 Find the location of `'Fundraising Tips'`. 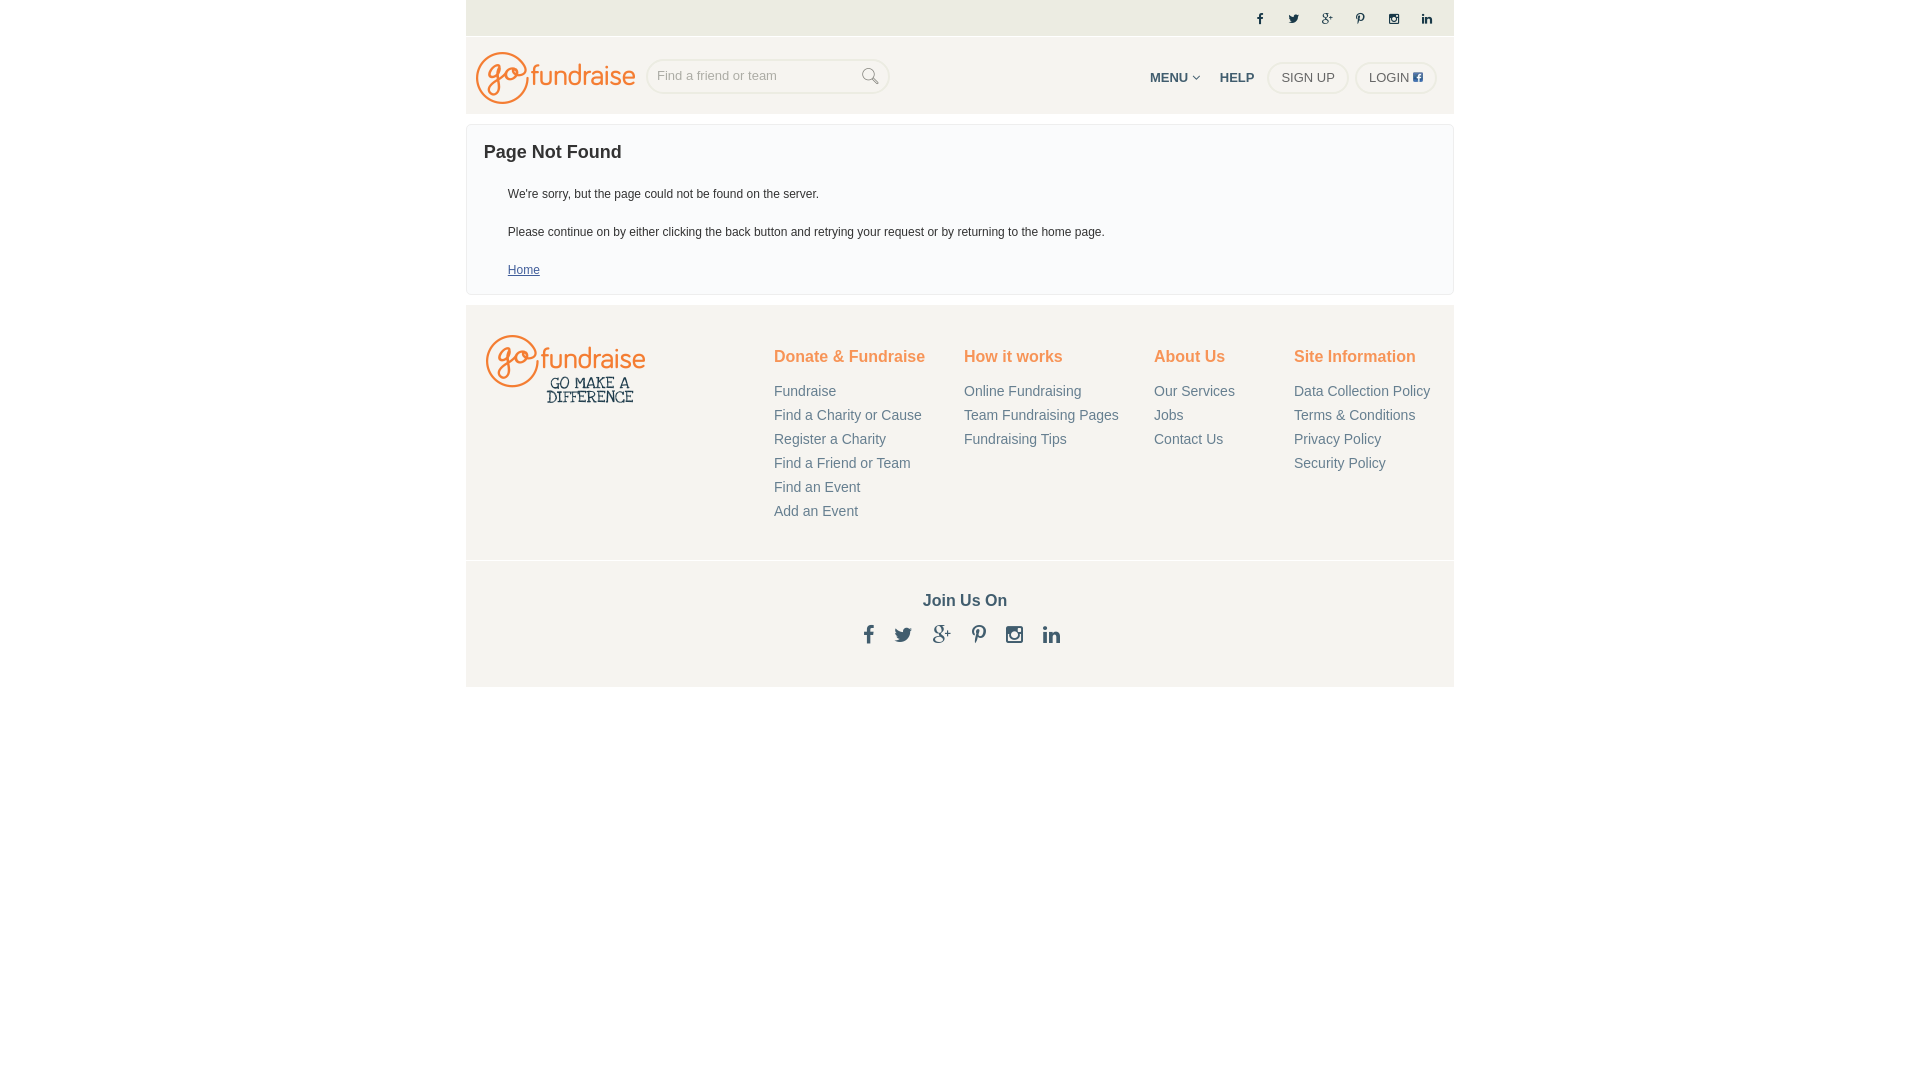

'Fundraising Tips' is located at coordinates (1042, 438).